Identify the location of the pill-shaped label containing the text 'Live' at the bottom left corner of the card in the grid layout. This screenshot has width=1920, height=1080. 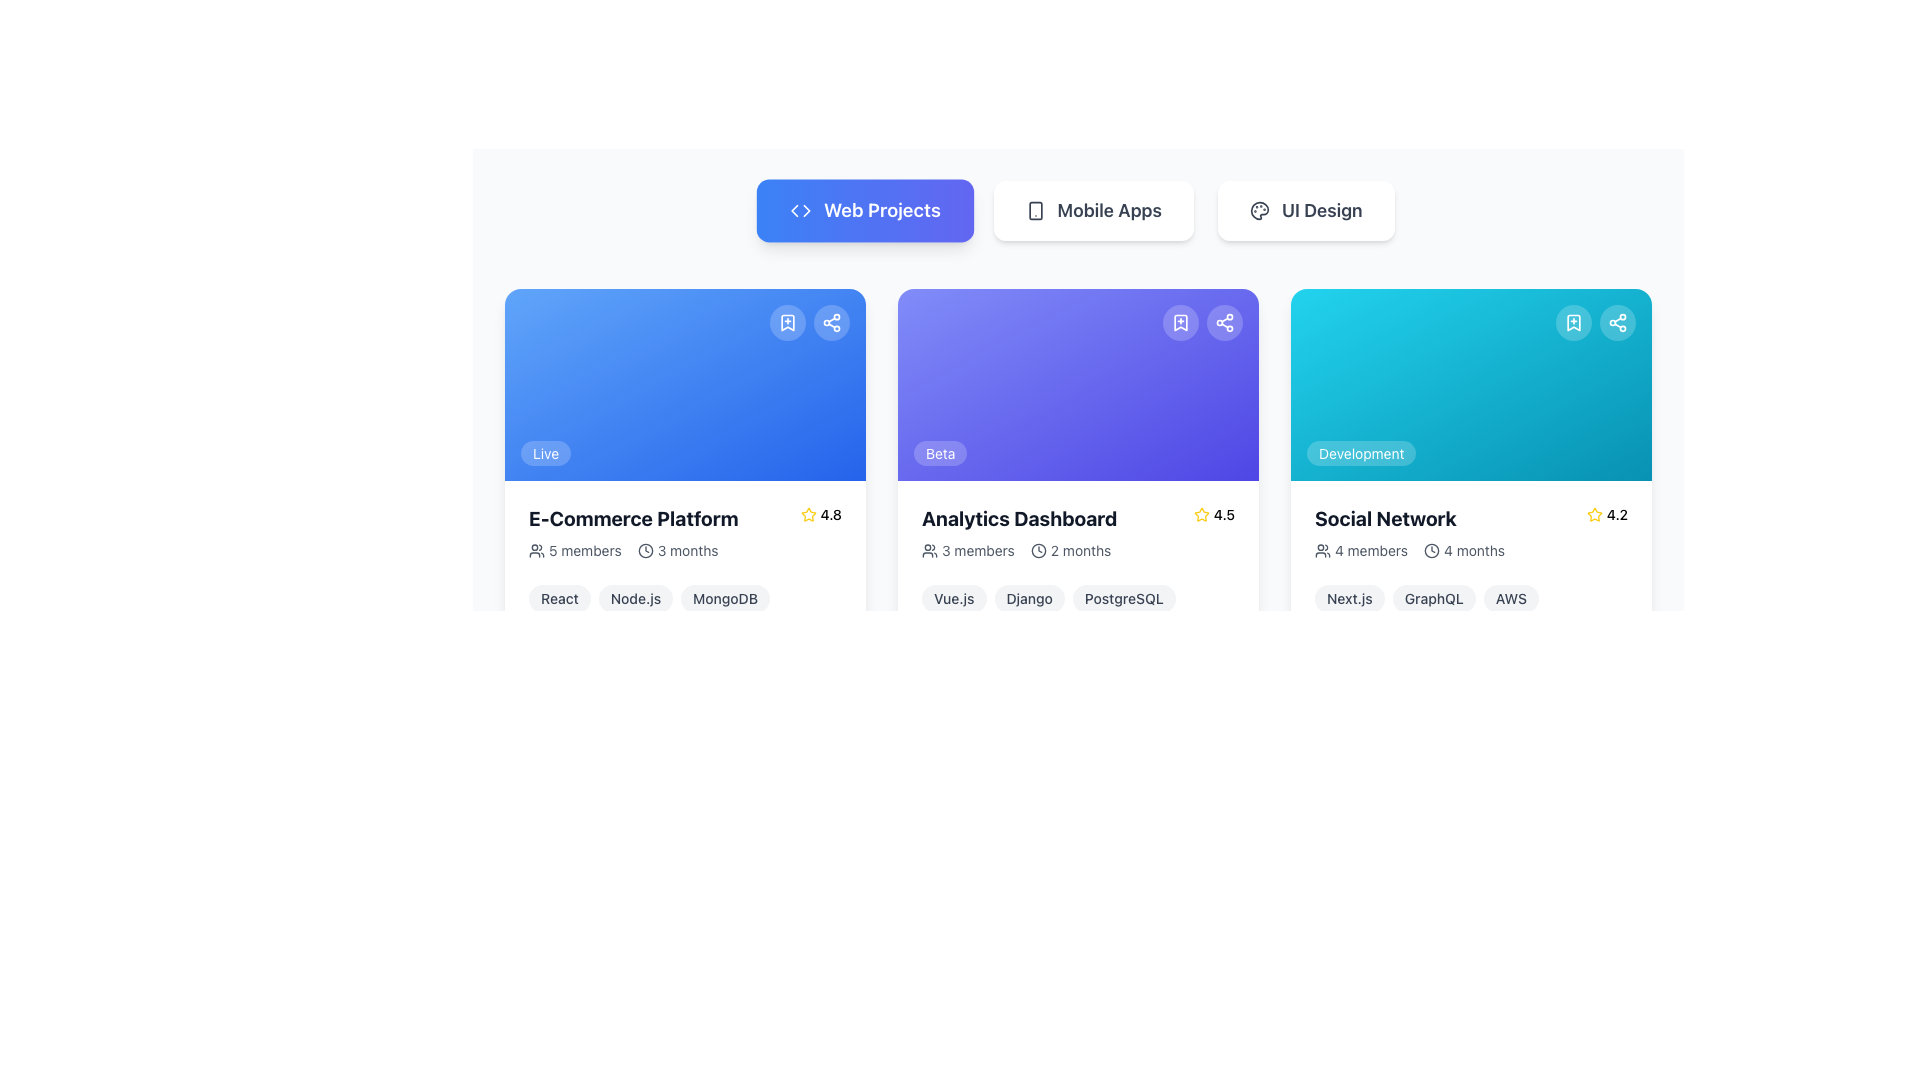
(546, 452).